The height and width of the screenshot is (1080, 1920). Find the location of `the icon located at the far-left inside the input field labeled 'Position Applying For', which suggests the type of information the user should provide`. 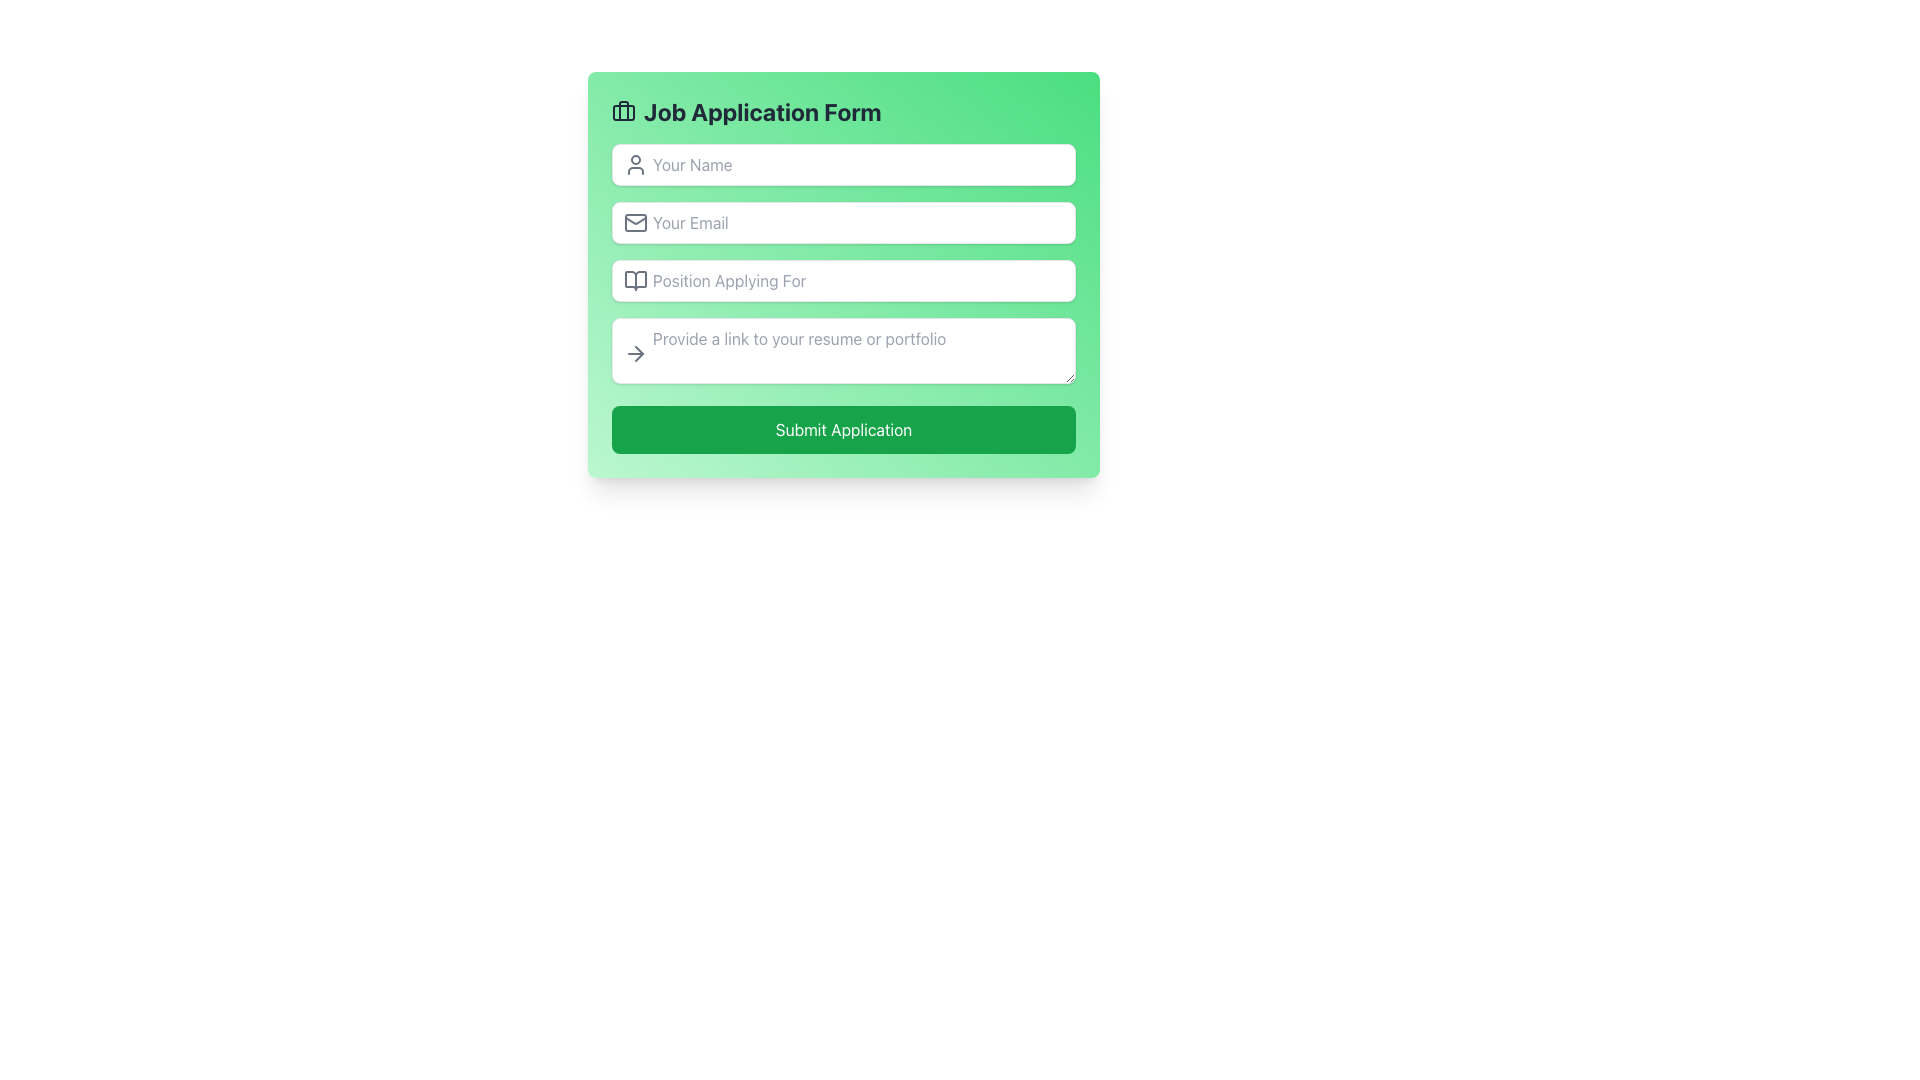

the icon located at the far-left inside the input field labeled 'Position Applying For', which suggests the type of information the user should provide is located at coordinates (634, 281).